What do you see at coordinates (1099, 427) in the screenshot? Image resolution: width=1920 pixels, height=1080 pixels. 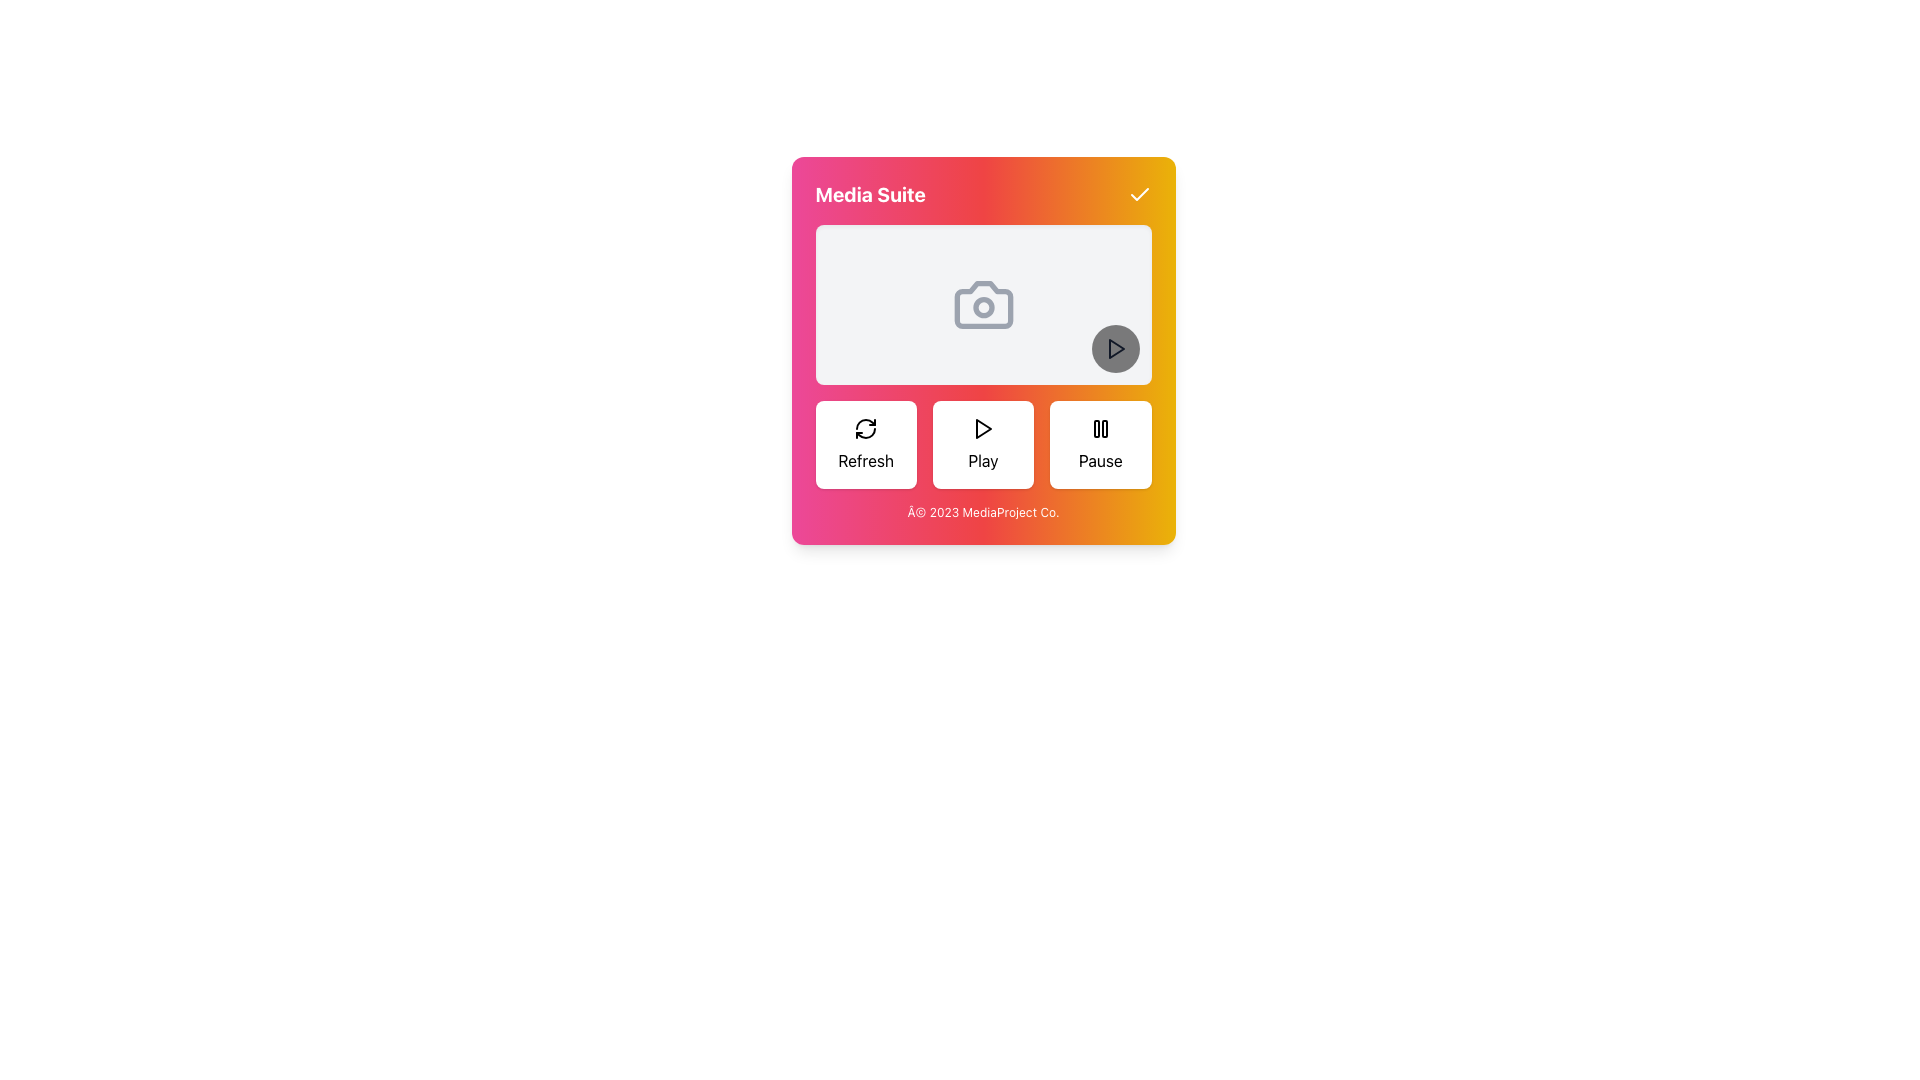 I see `the pause icon, which consists of two vertical black bars and is part of the 'Pause' button located in the bottom right quadrant of the 'Media Suite' card` at bounding box center [1099, 427].